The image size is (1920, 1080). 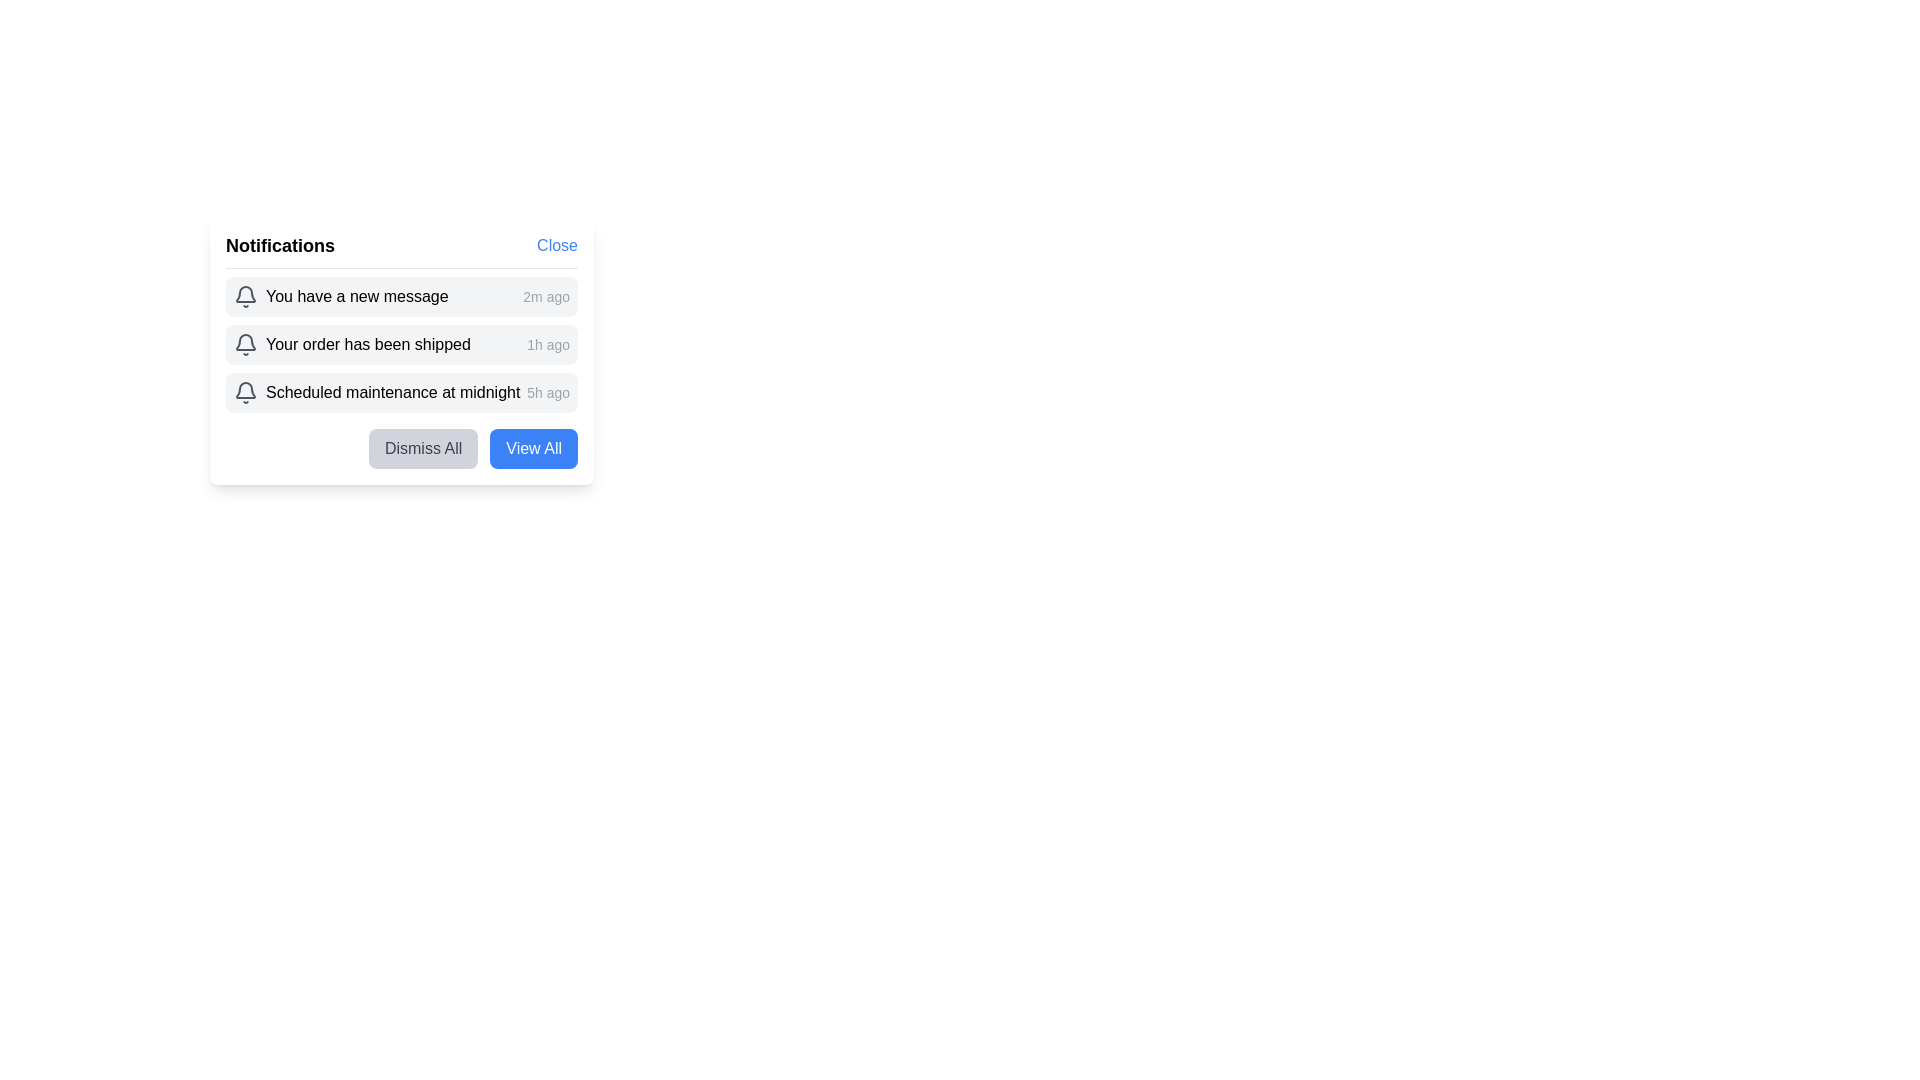 What do you see at coordinates (557, 245) in the screenshot?
I see `the close button styled as a hyperlink in the upper right corner of the notification panel` at bounding box center [557, 245].